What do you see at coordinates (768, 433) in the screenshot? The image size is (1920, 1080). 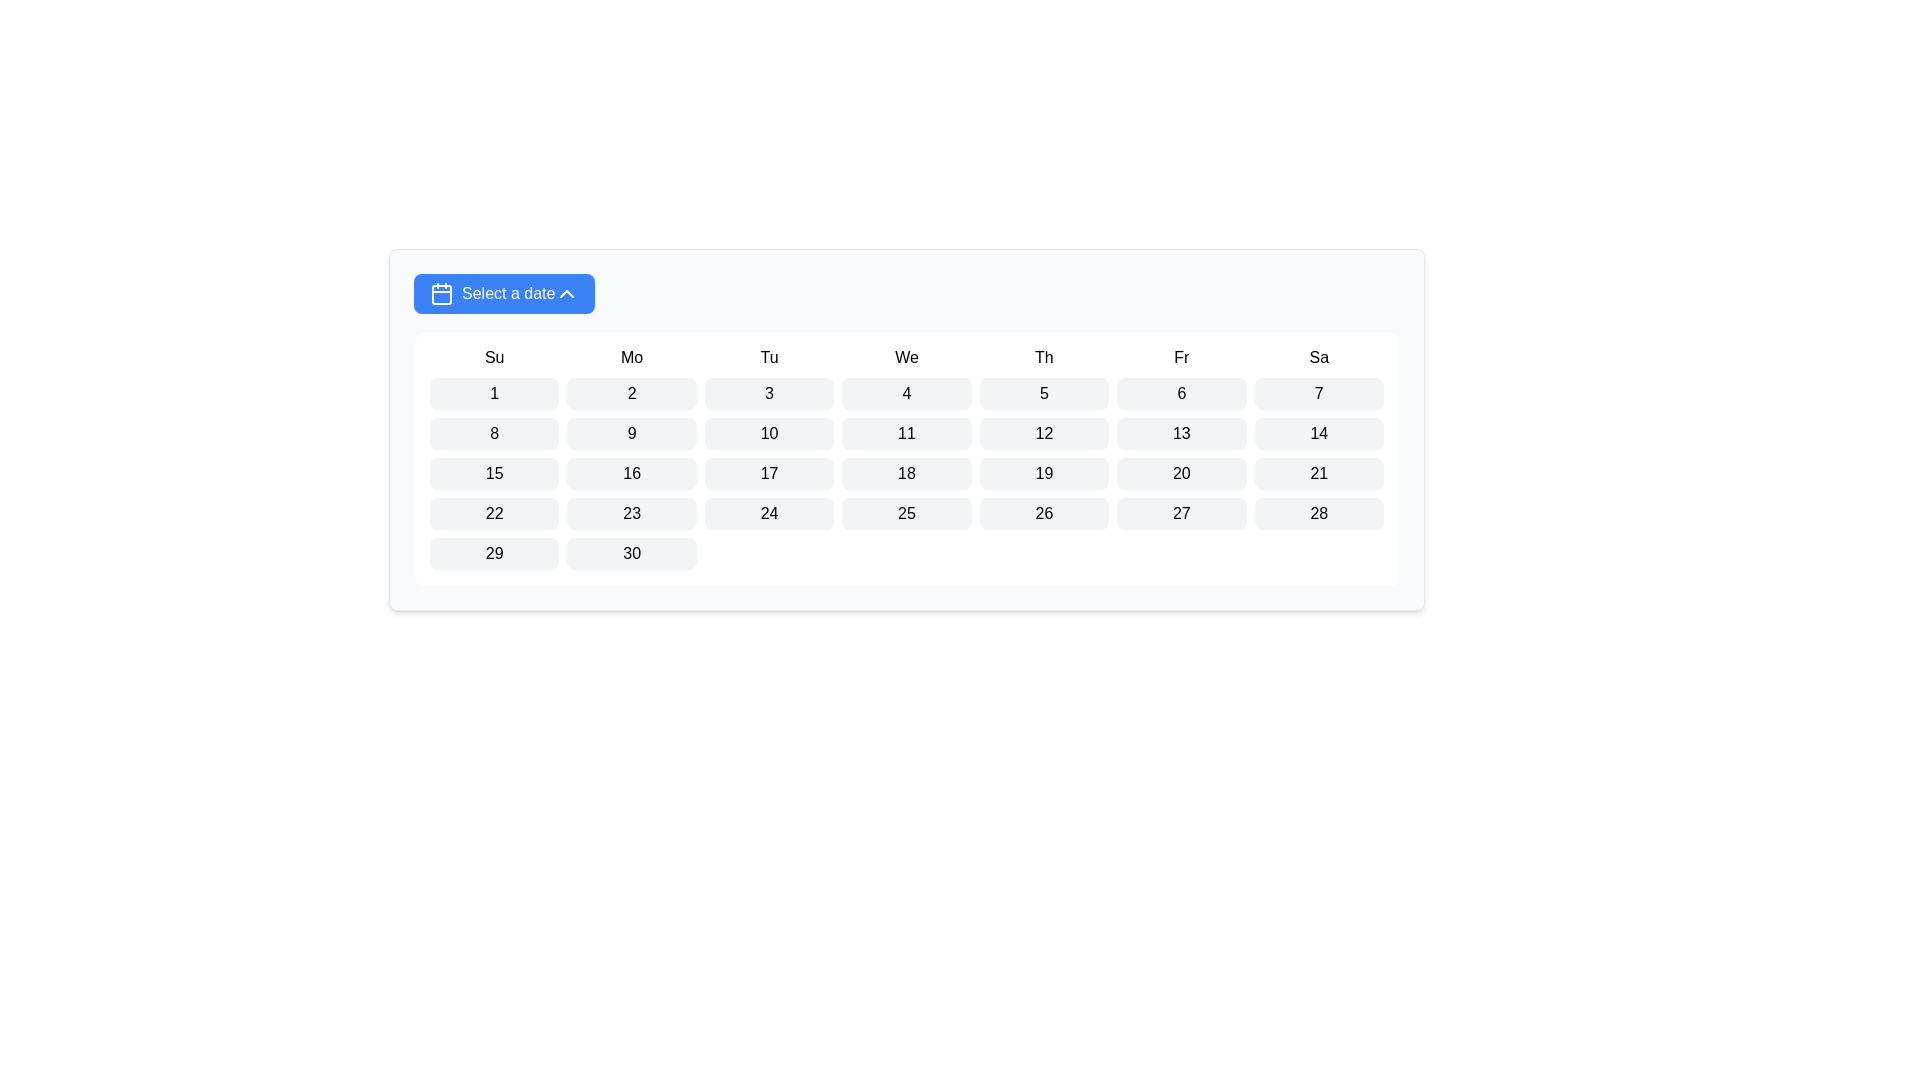 I see `the selectable date button for the 10th of the month in the calendar interface` at bounding box center [768, 433].